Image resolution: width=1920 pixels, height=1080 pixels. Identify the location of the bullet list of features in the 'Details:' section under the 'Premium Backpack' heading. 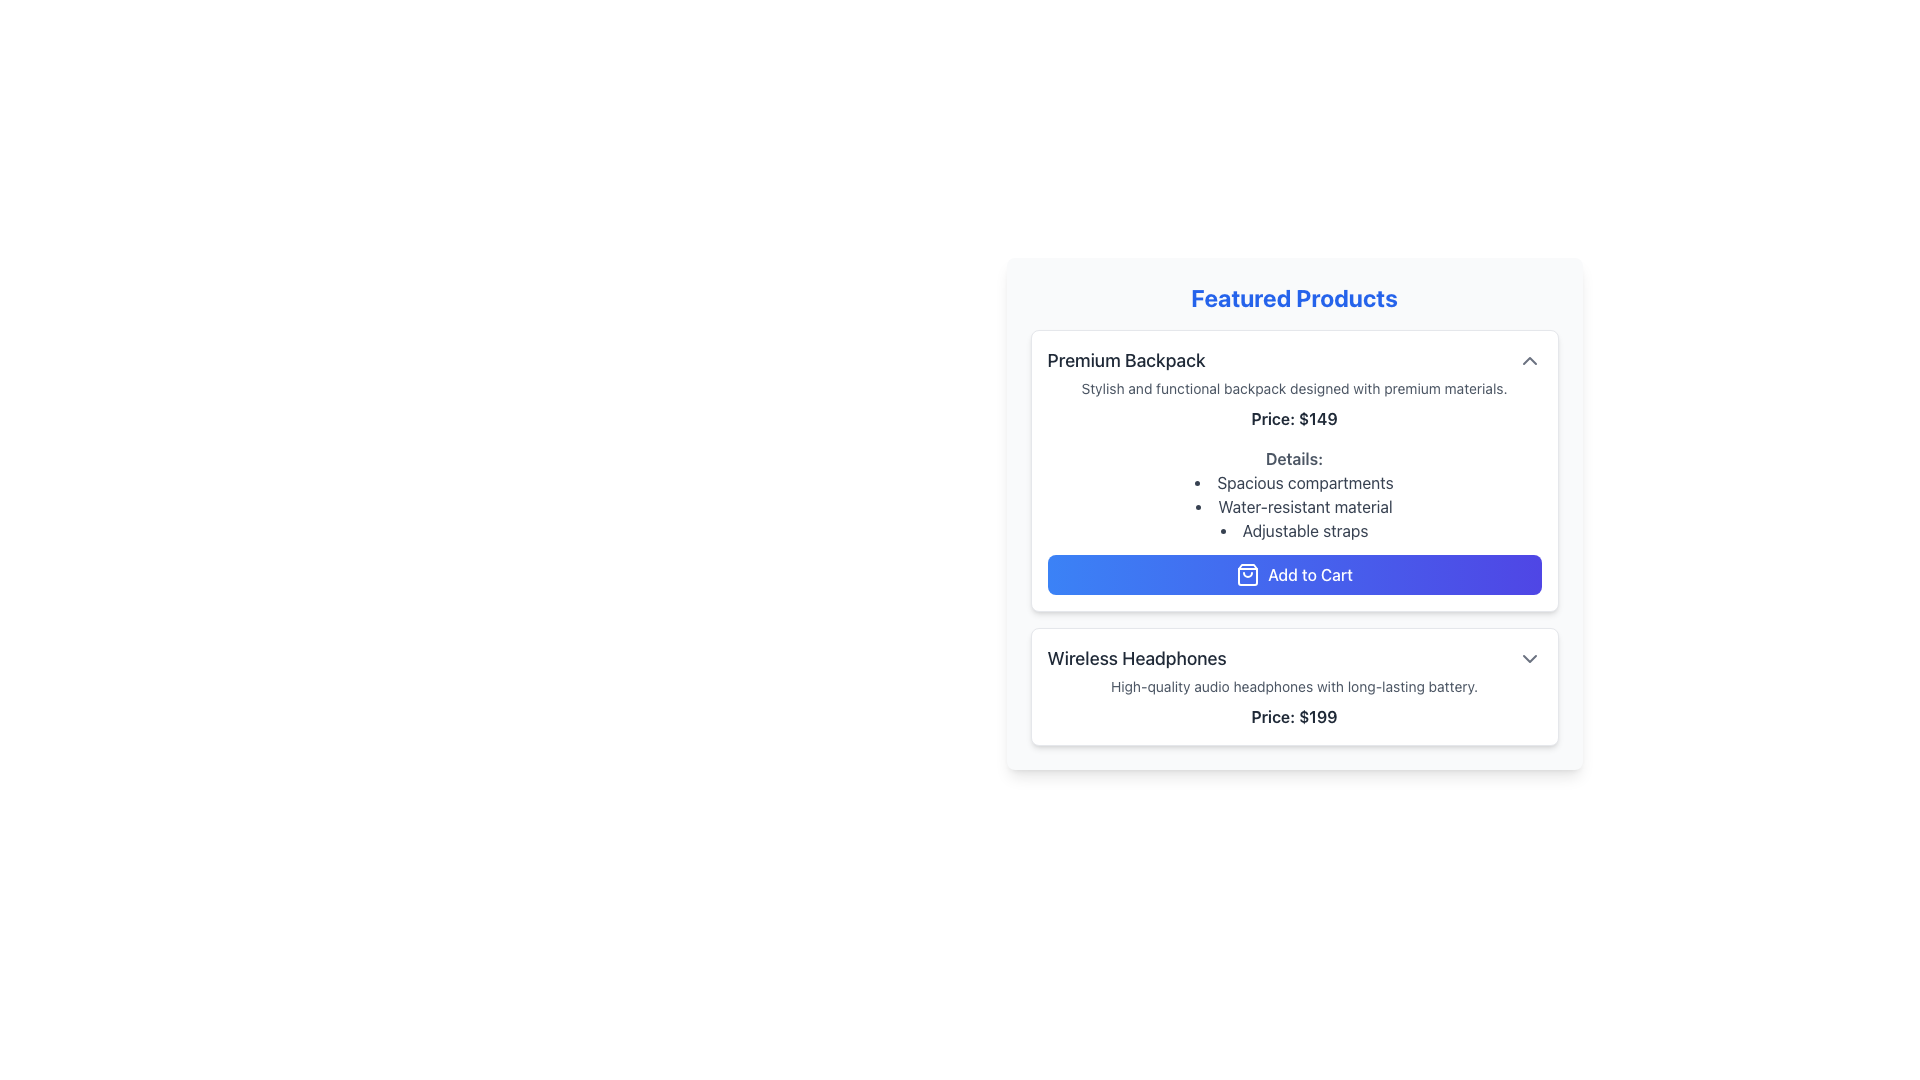
(1294, 505).